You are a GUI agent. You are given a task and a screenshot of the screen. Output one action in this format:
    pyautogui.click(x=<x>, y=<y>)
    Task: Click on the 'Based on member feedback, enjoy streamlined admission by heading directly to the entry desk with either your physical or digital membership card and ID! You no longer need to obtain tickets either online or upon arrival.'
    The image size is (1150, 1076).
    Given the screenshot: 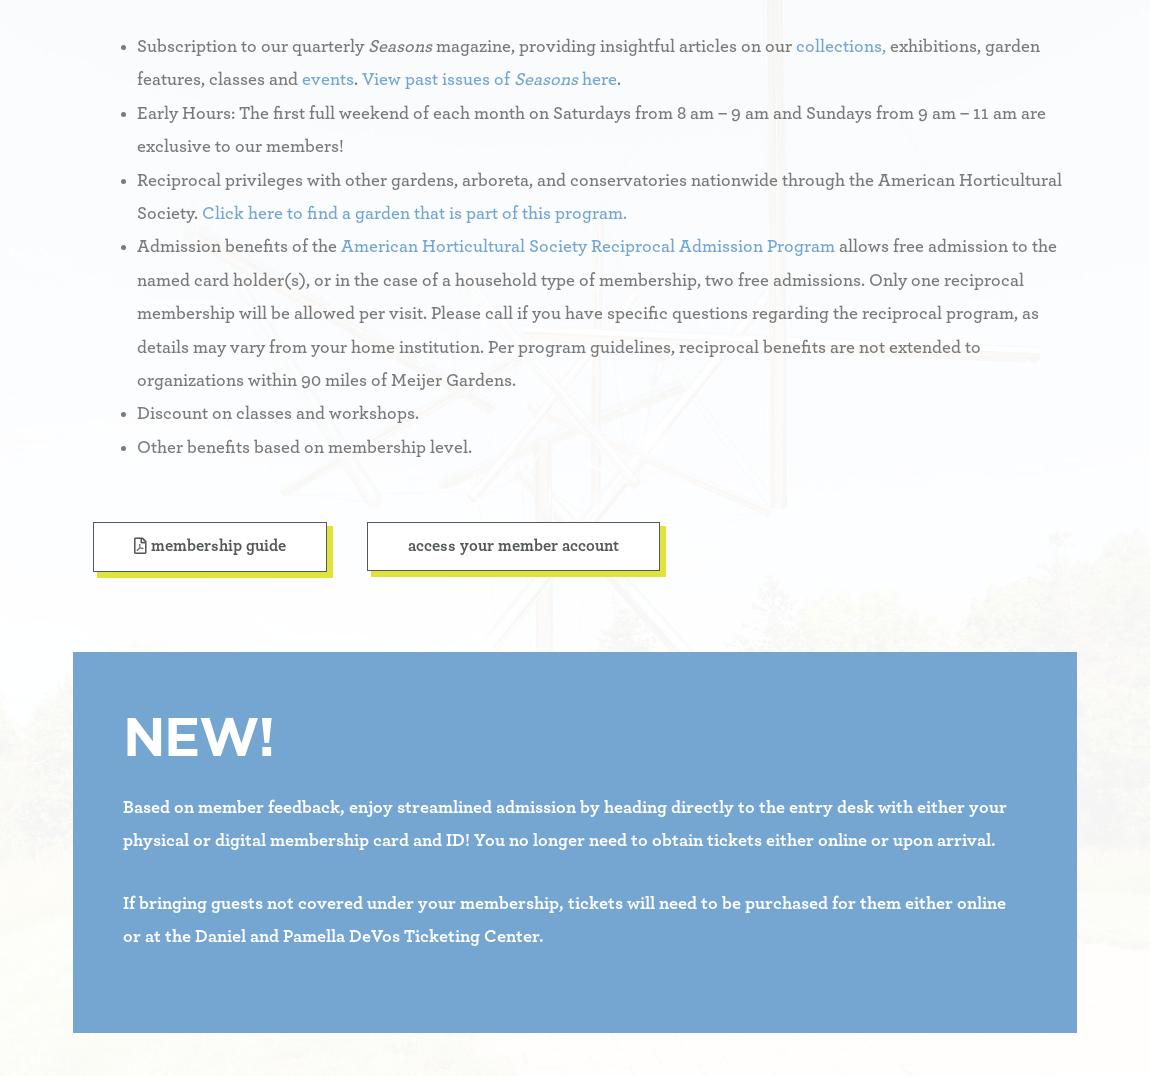 What is the action you would take?
    pyautogui.click(x=564, y=823)
    